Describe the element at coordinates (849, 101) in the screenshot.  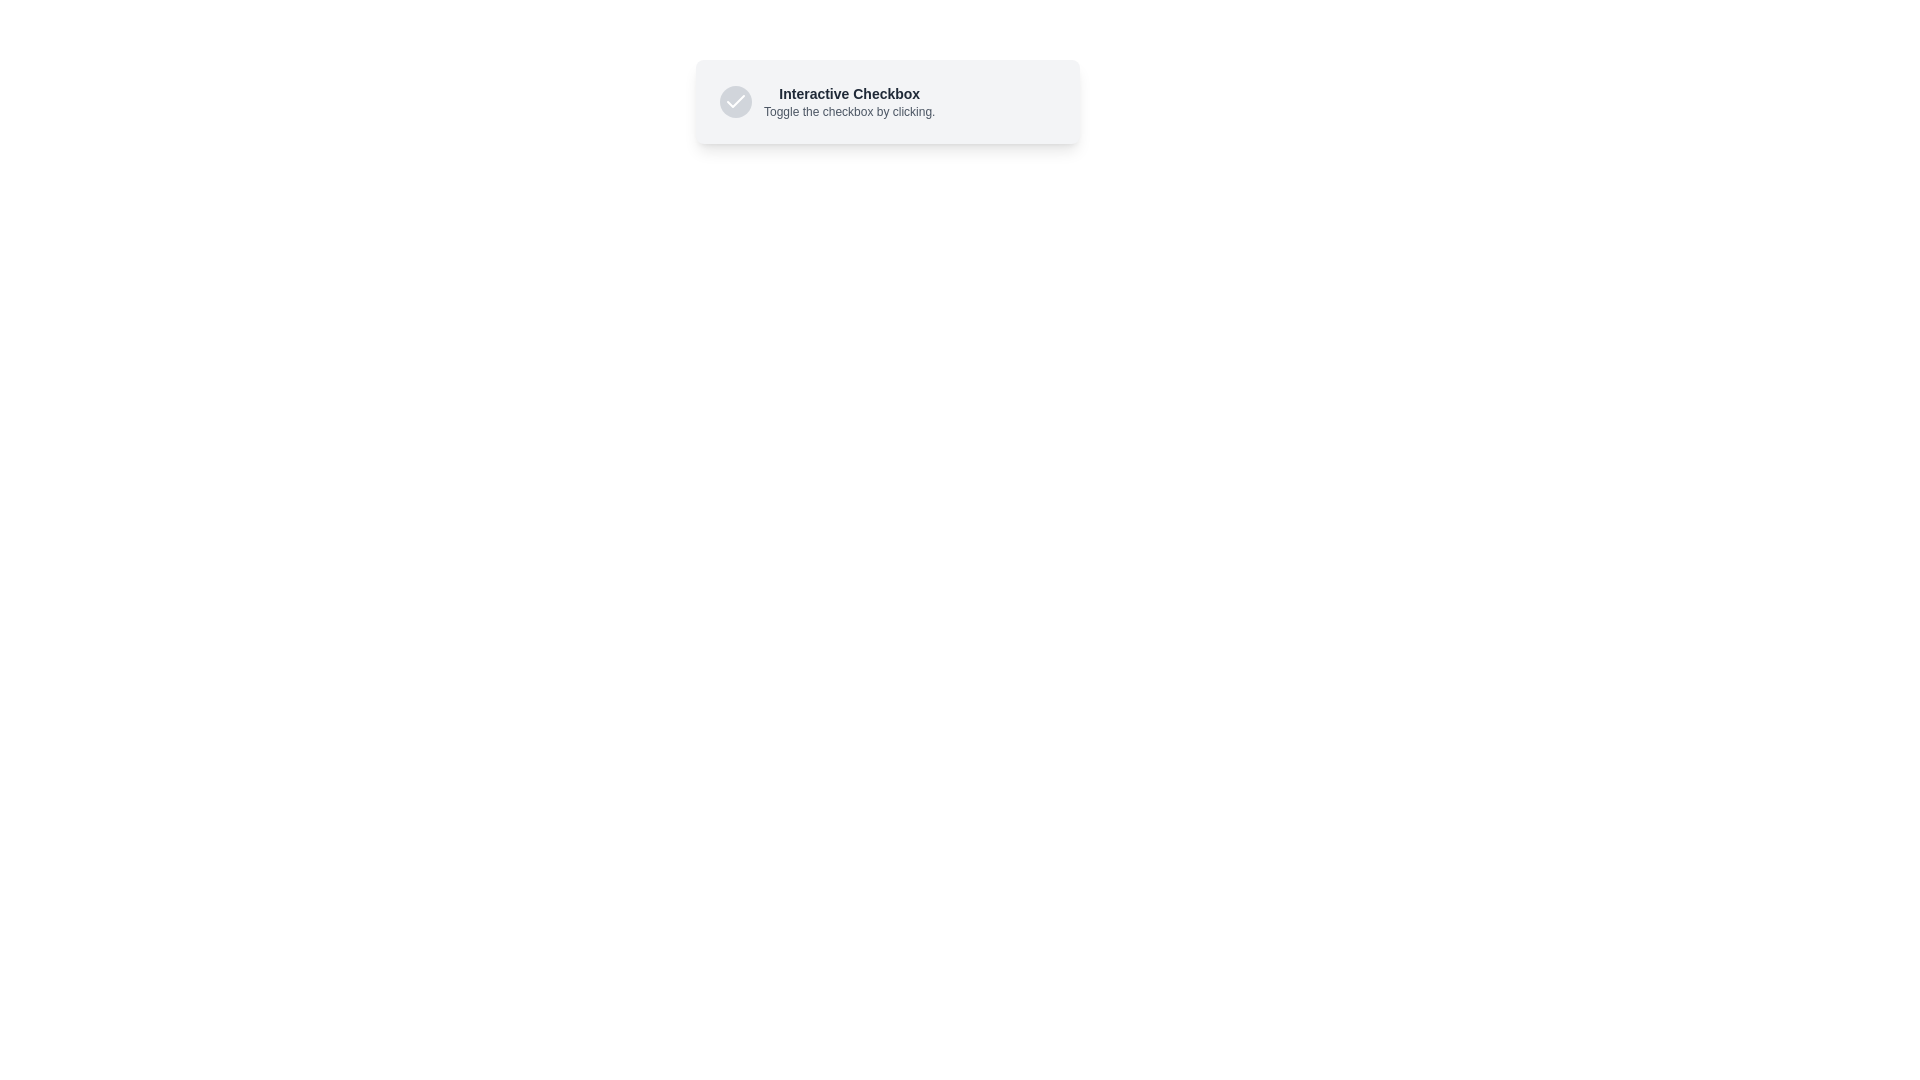
I see `the Text Label with Description that provides guidance for the corresponding checkbox located on the right side of the light rectangular background panel` at that location.